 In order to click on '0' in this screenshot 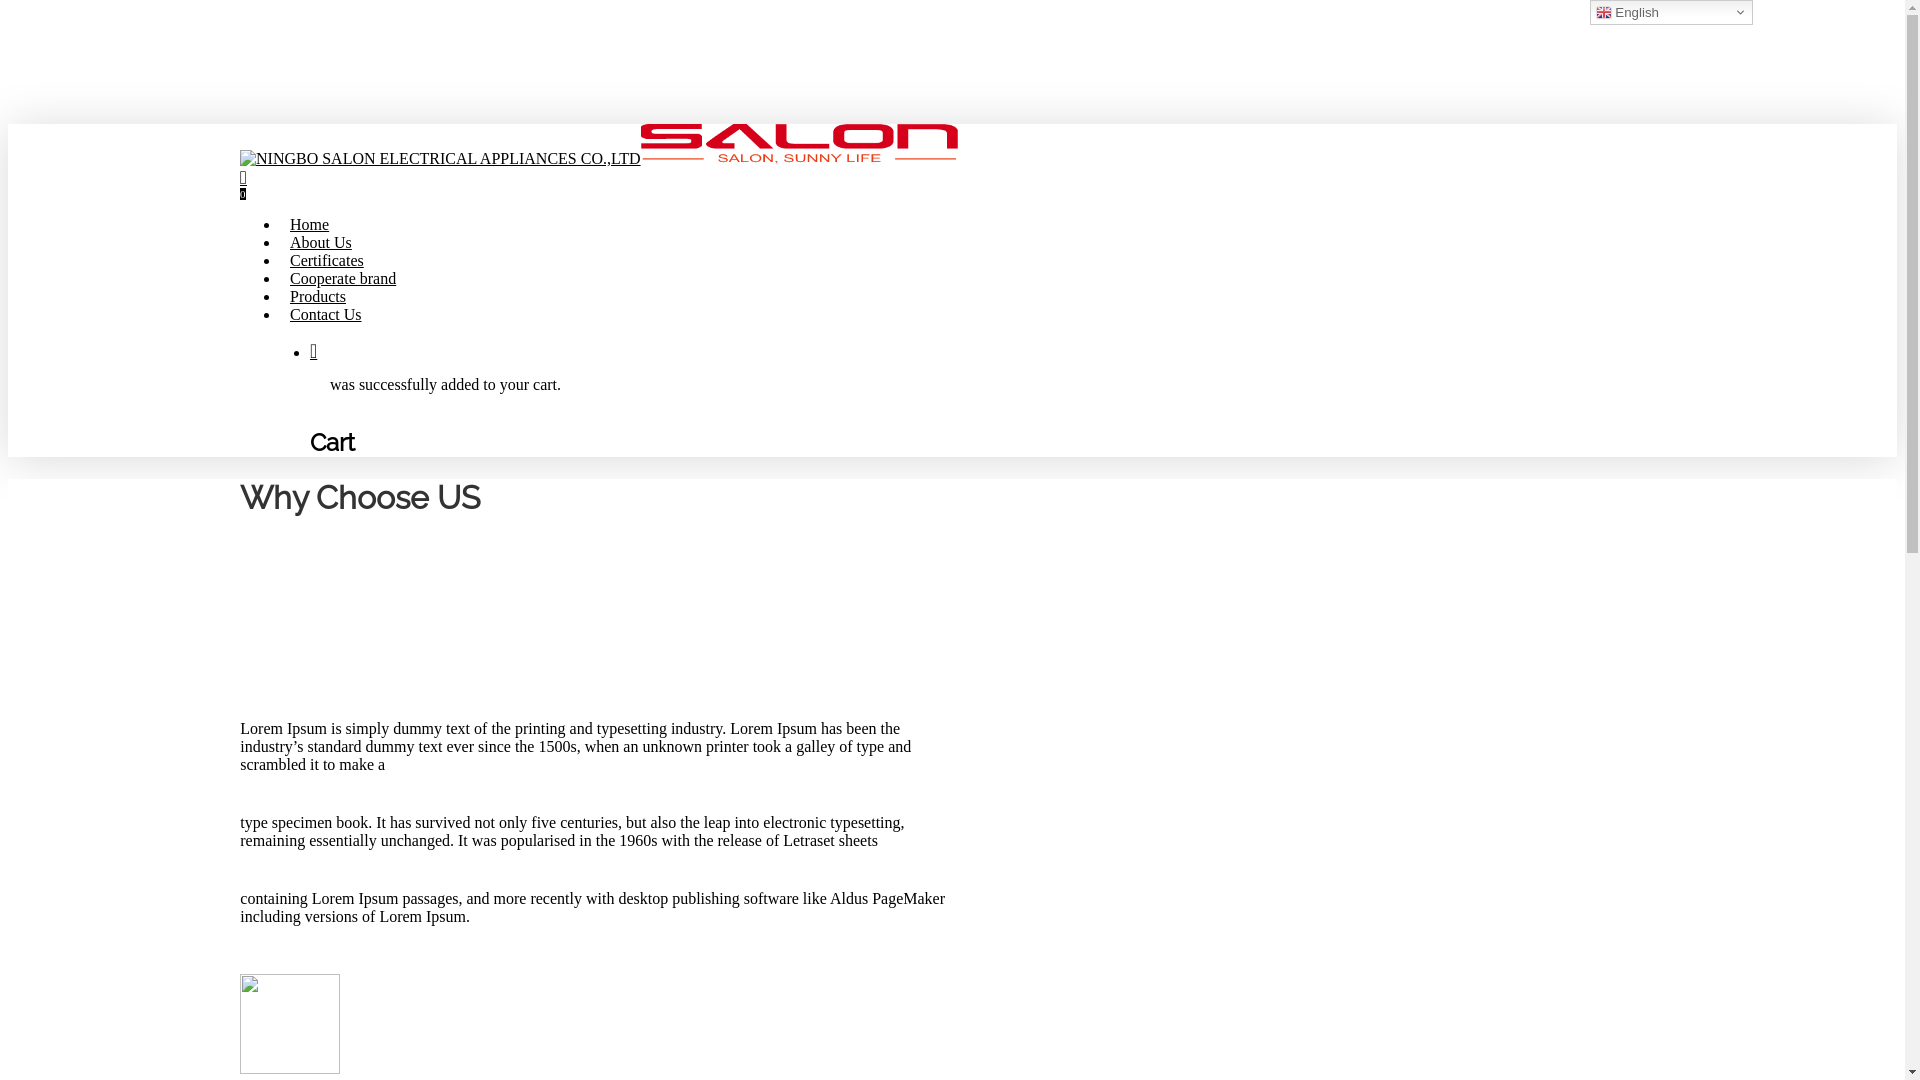, I will do `click(951, 184)`.